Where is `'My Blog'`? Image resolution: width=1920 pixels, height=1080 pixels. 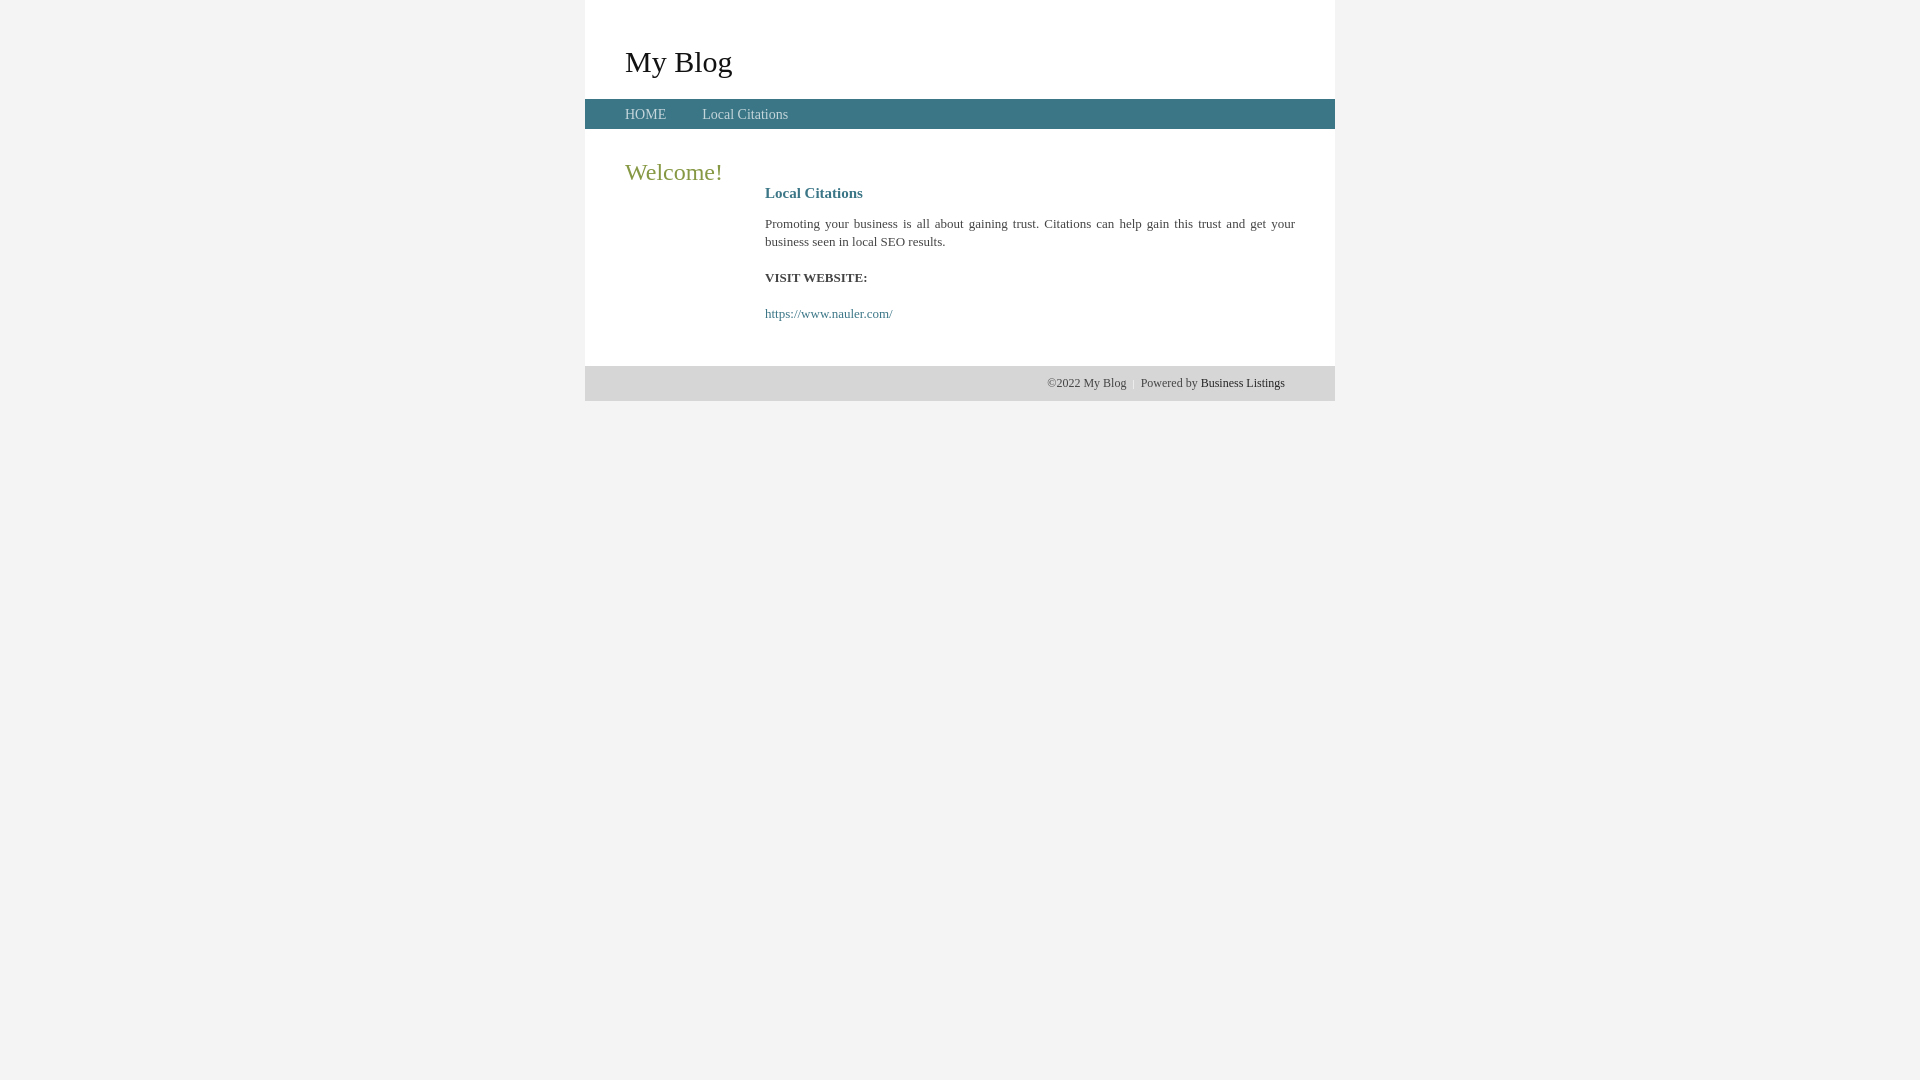
'My Blog' is located at coordinates (678, 60).